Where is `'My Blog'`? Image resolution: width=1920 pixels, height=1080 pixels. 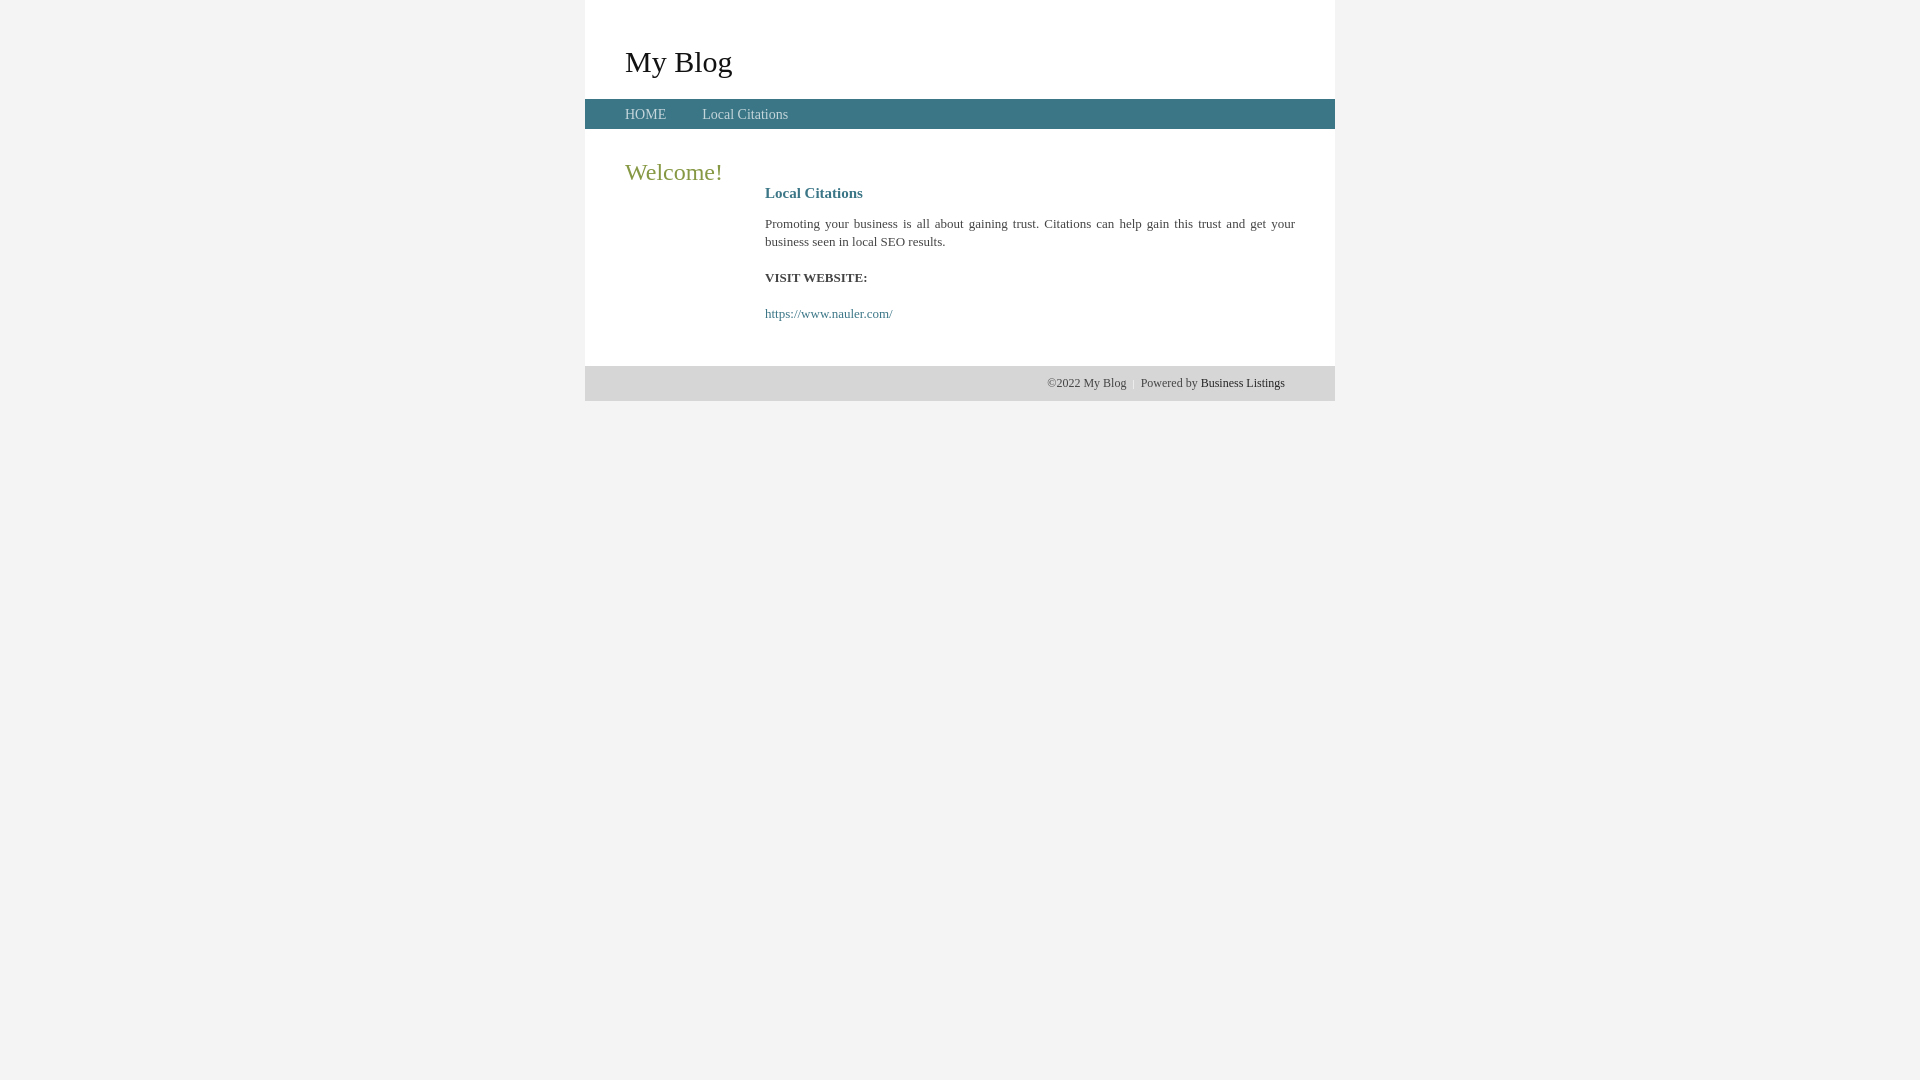
'My Blog' is located at coordinates (678, 60).